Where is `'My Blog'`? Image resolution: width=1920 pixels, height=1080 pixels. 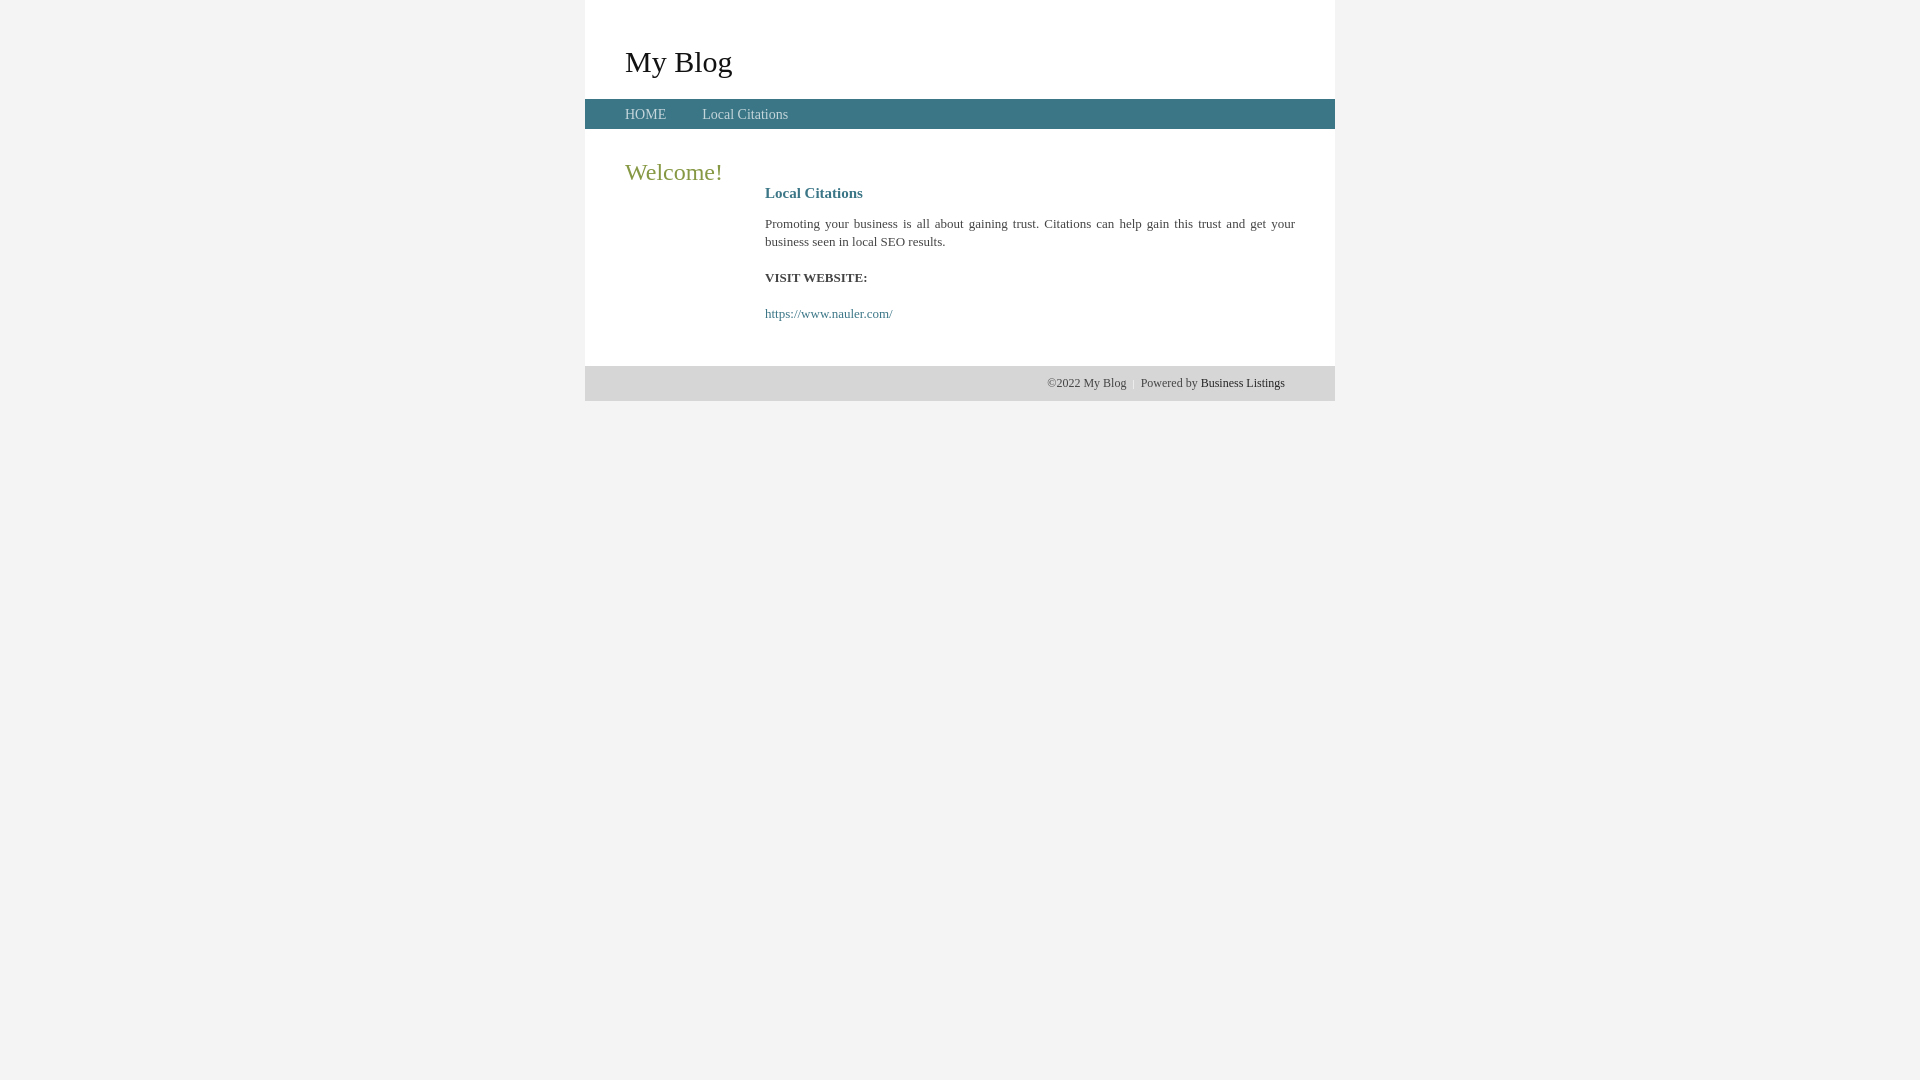
'My Blog' is located at coordinates (678, 60).